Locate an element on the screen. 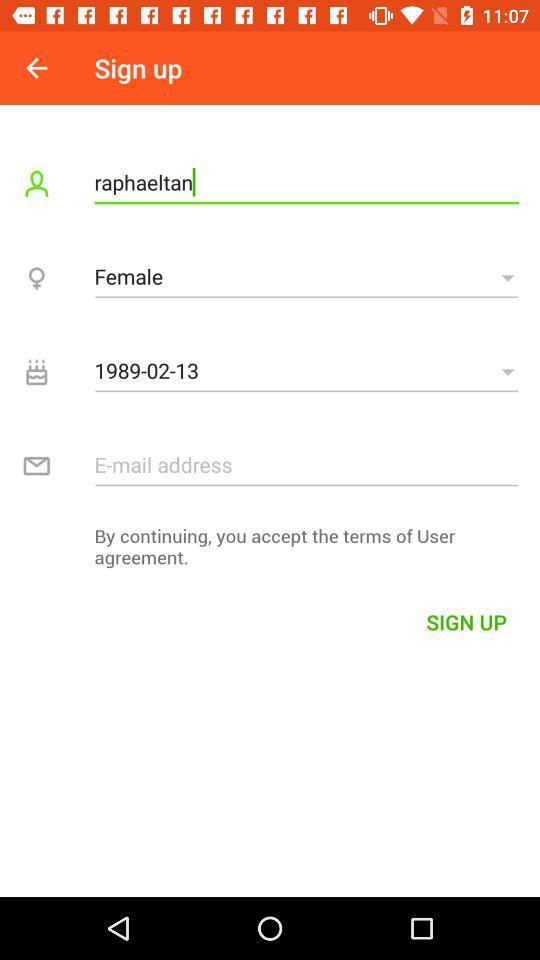 The width and height of the screenshot is (540, 960). item below sign up item is located at coordinates (306, 182).